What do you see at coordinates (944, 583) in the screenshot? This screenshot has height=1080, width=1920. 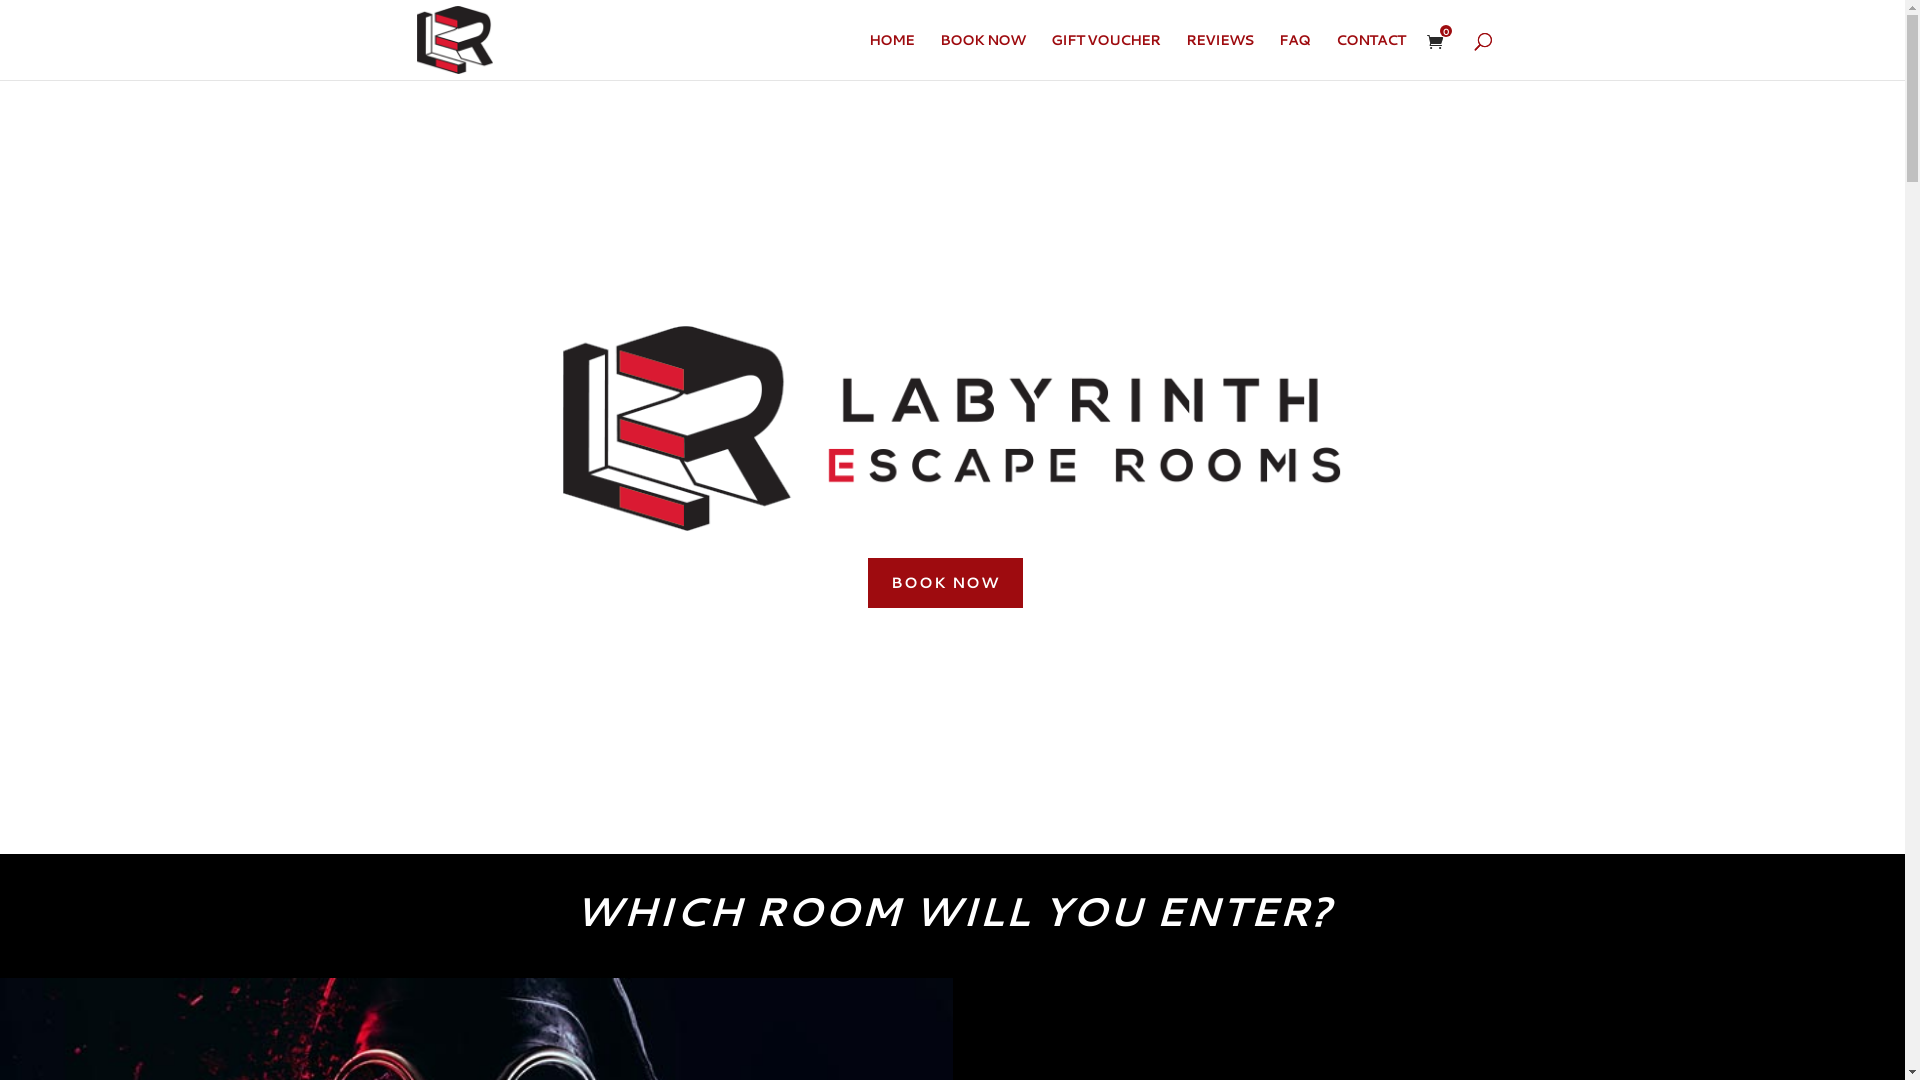 I see `'BOOK NOW'` at bounding box center [944, 583].